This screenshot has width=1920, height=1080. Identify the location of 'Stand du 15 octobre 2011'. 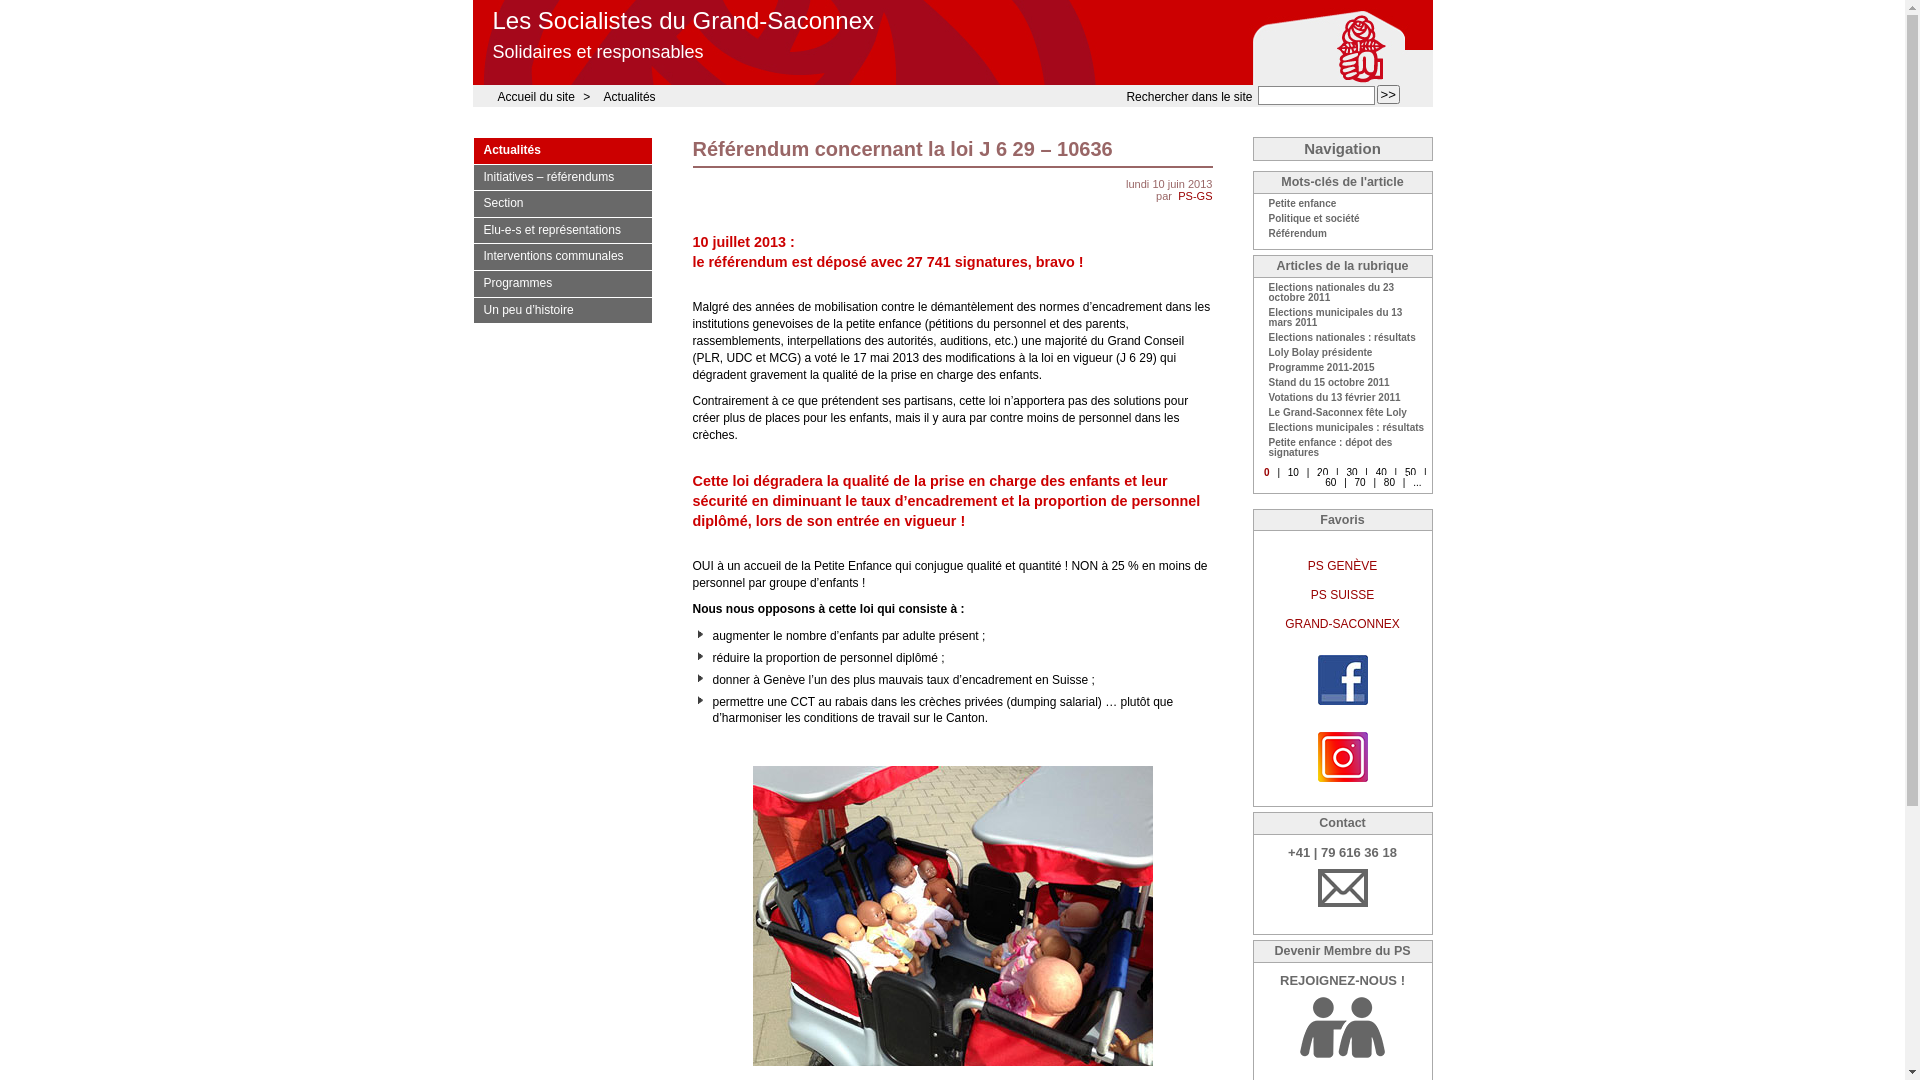
(1342, 385).